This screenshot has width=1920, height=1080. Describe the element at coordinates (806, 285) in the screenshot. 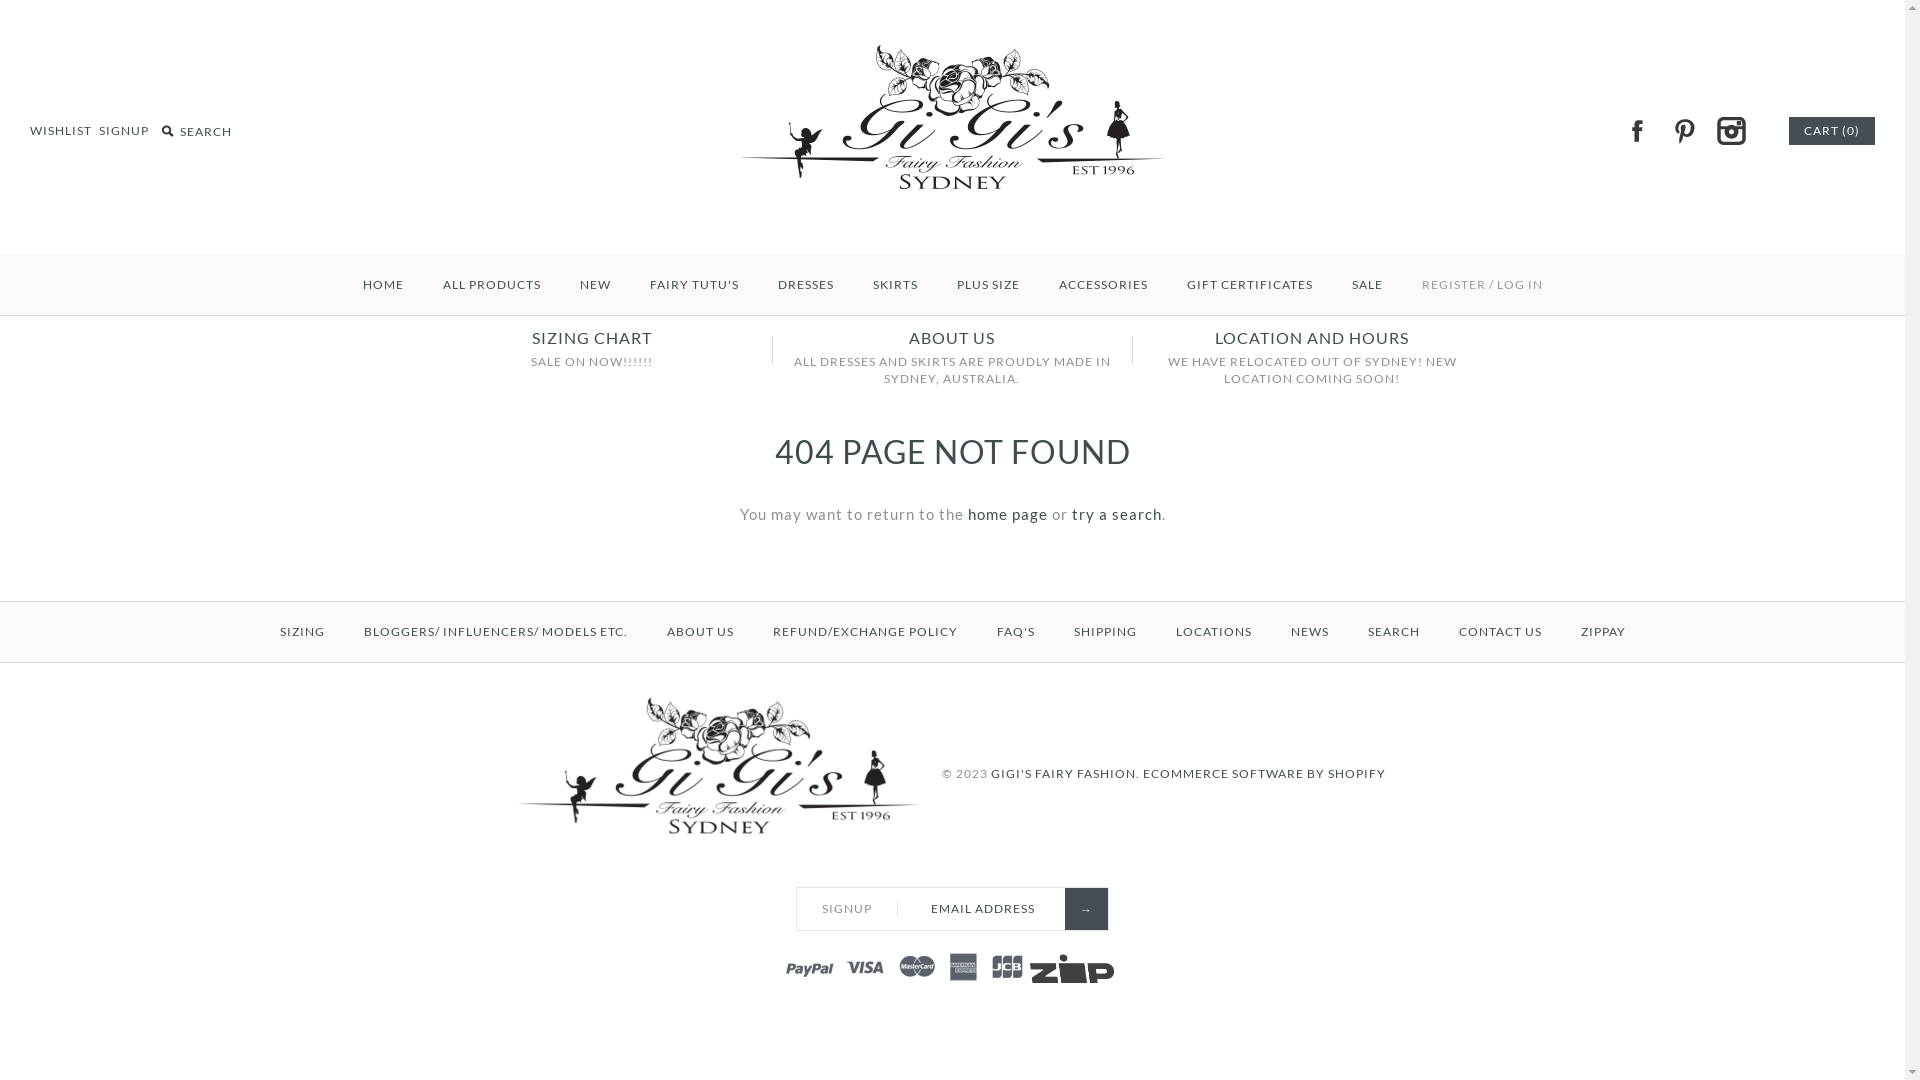

I see `'DRESSES'` at that location.